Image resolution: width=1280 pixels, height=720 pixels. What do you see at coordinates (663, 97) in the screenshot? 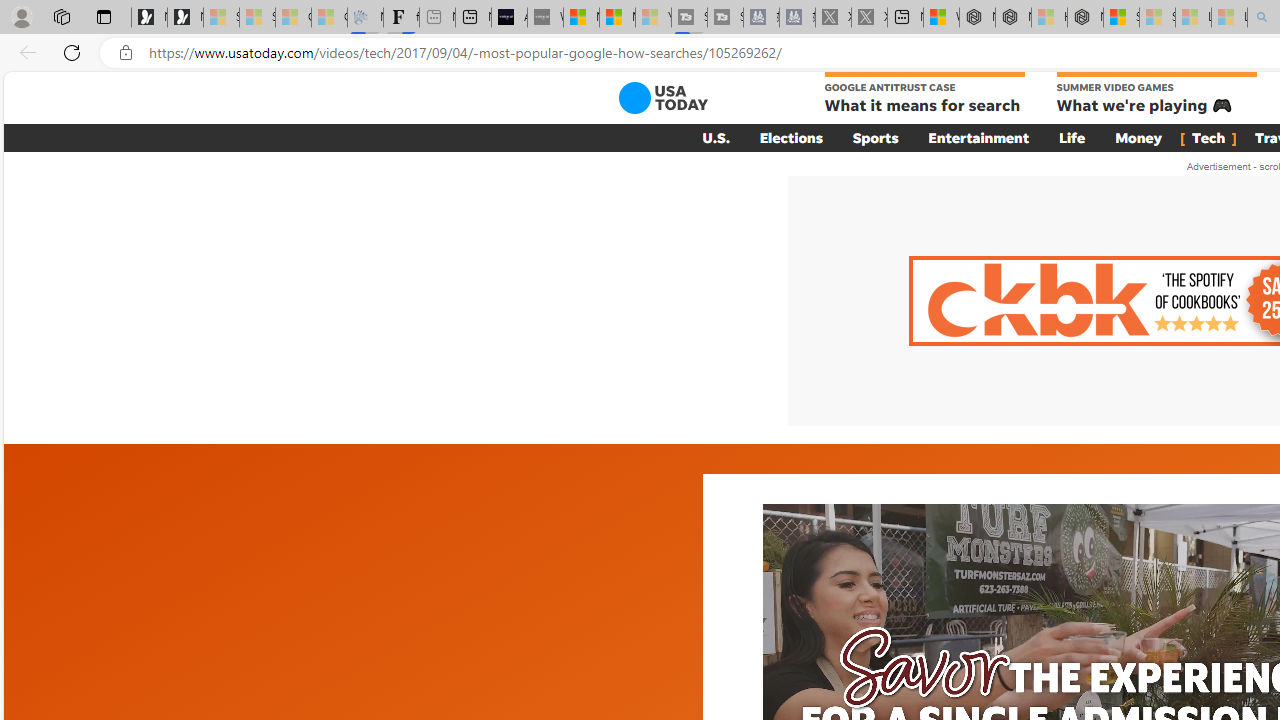
I see `'USA TODAY'` at bounding box center [663, 97].